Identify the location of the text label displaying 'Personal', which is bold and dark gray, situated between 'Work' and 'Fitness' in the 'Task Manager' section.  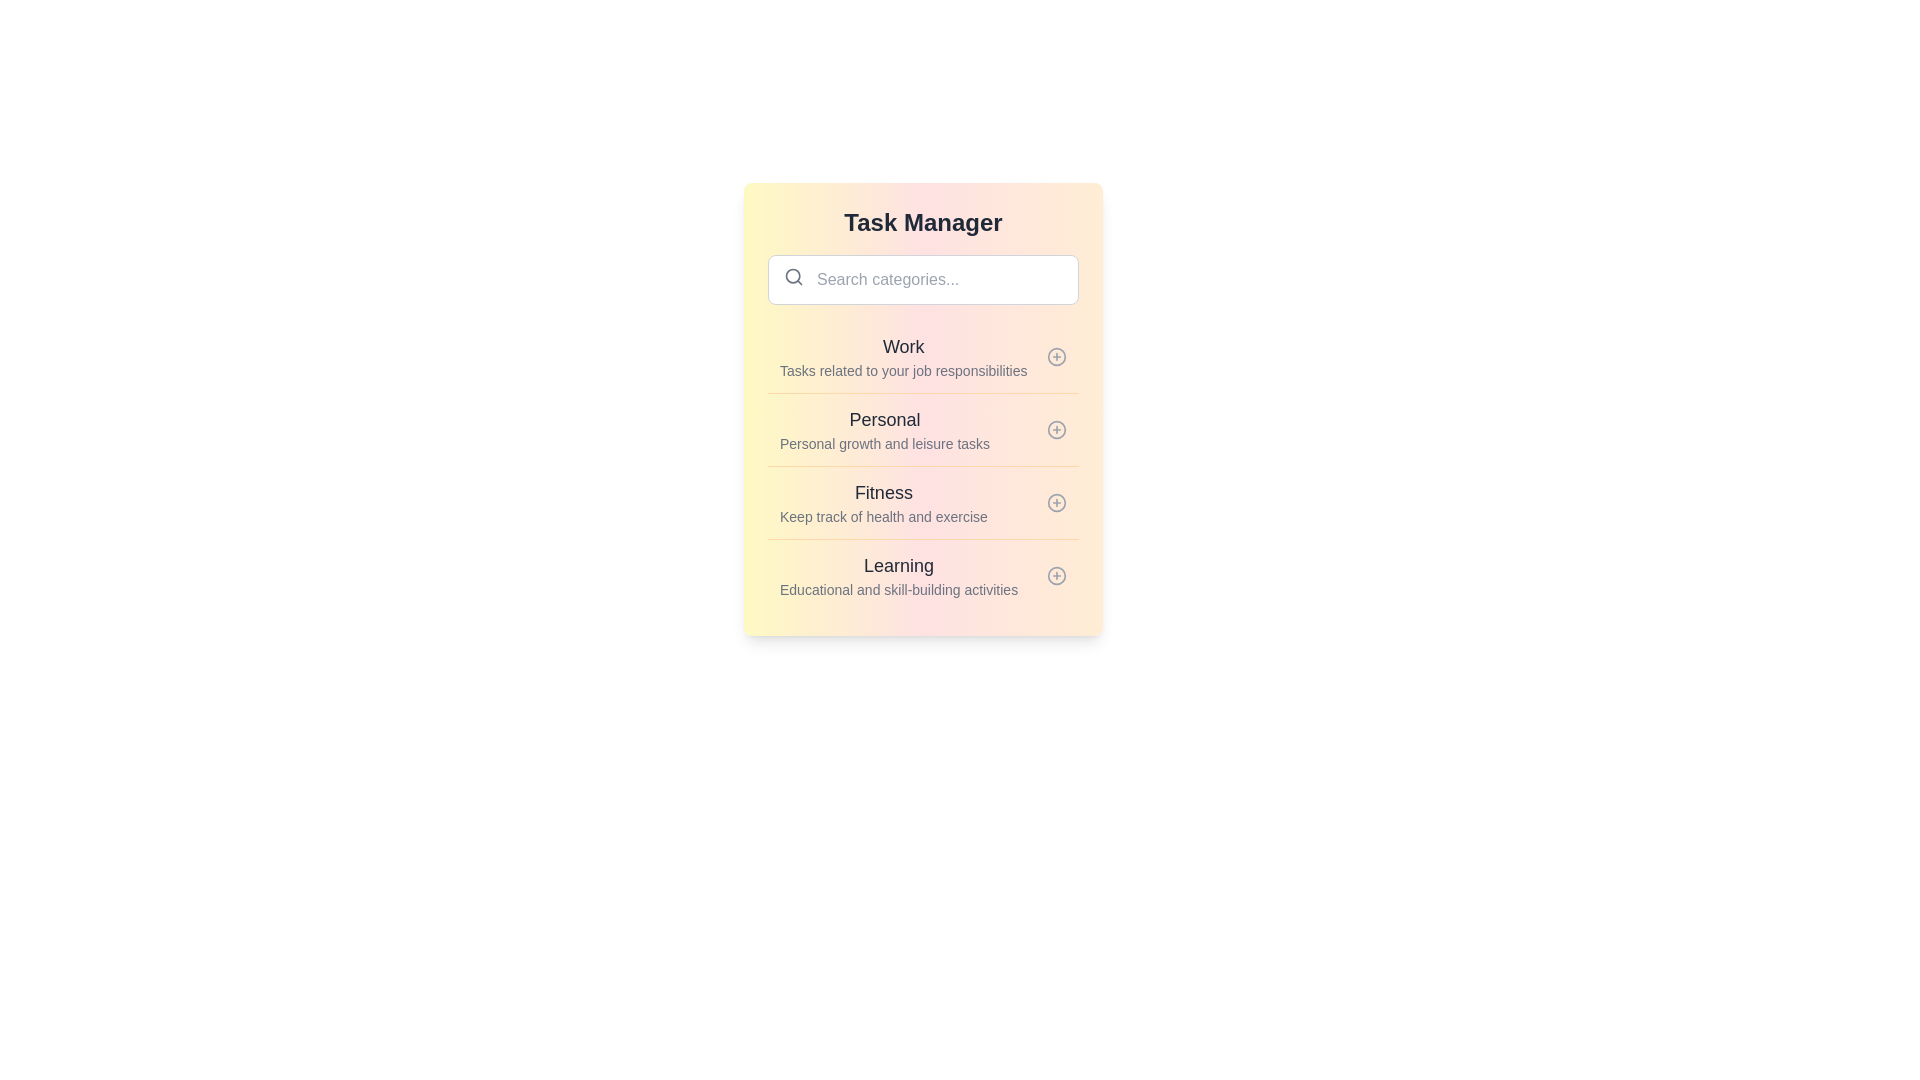
(884, 419).